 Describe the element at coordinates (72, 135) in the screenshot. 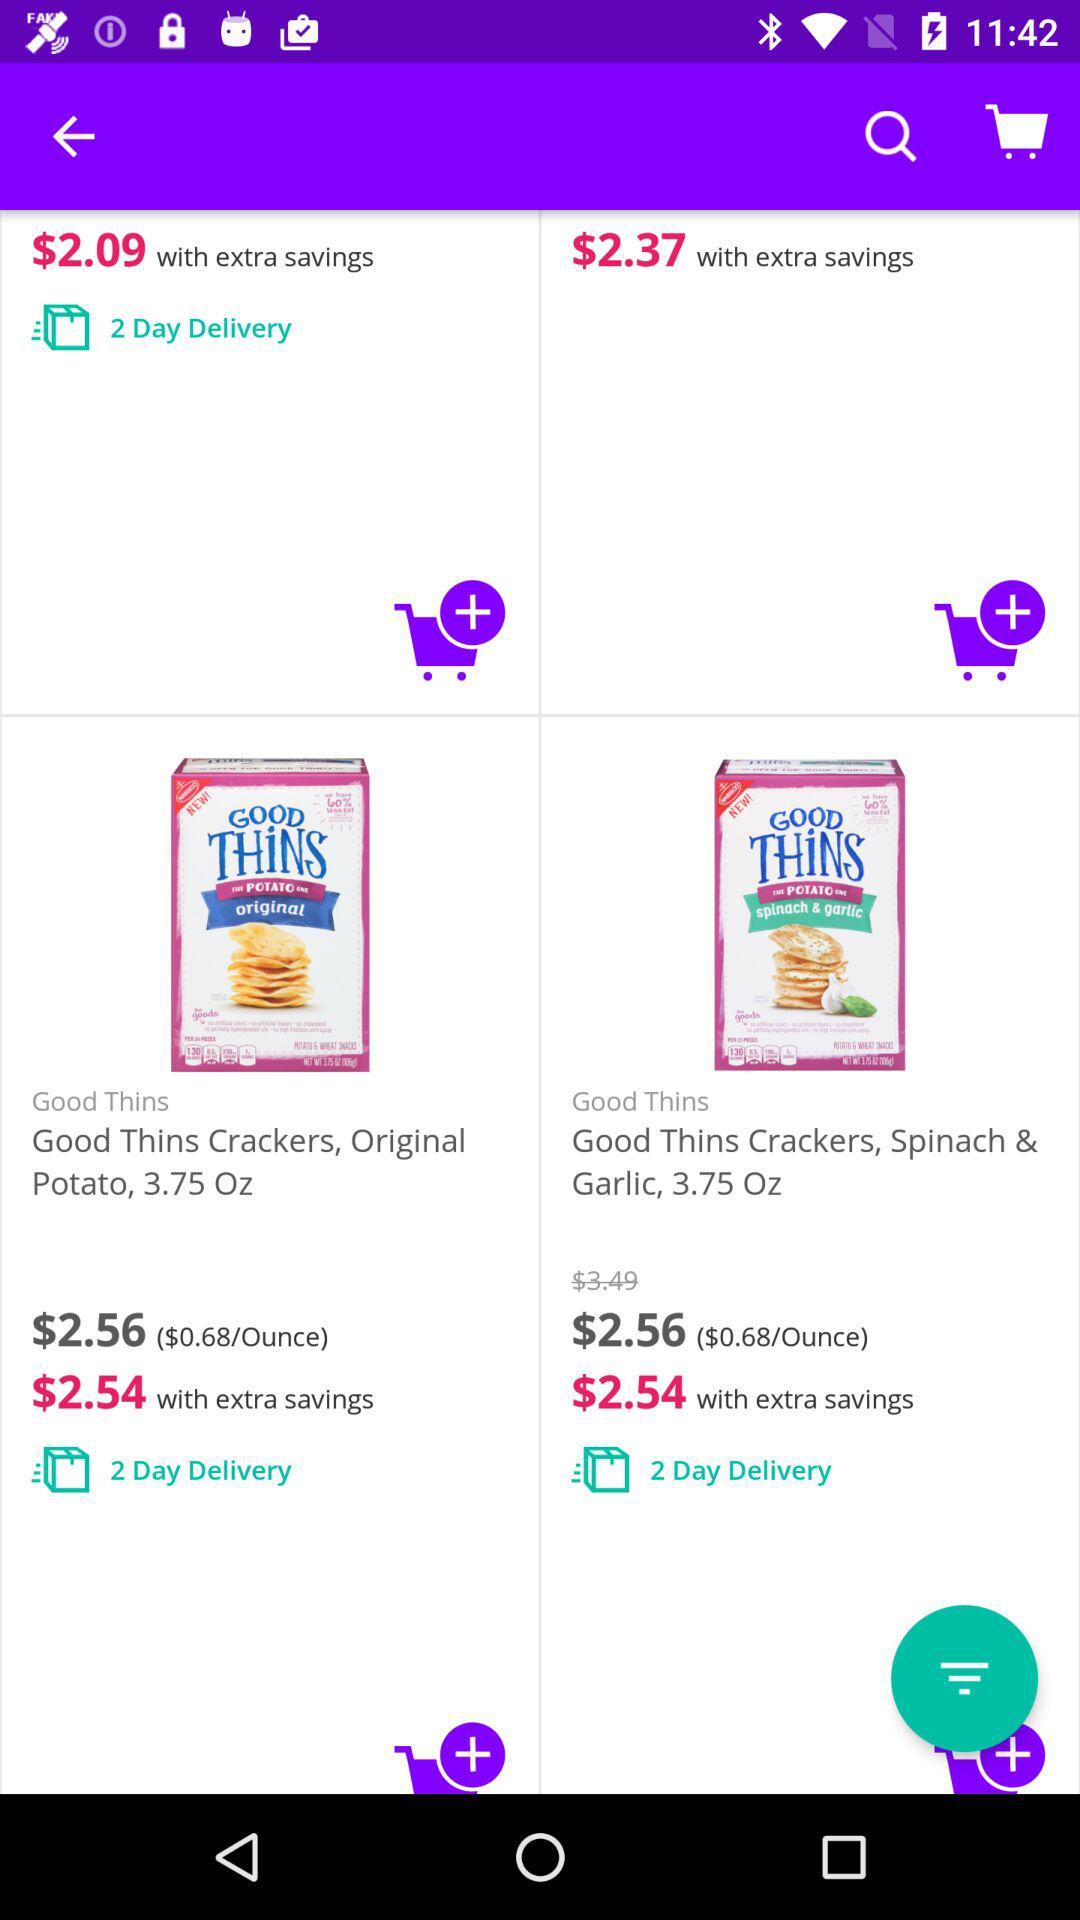

I see `the icon next to ($0.26/ounce) icon` at that location.